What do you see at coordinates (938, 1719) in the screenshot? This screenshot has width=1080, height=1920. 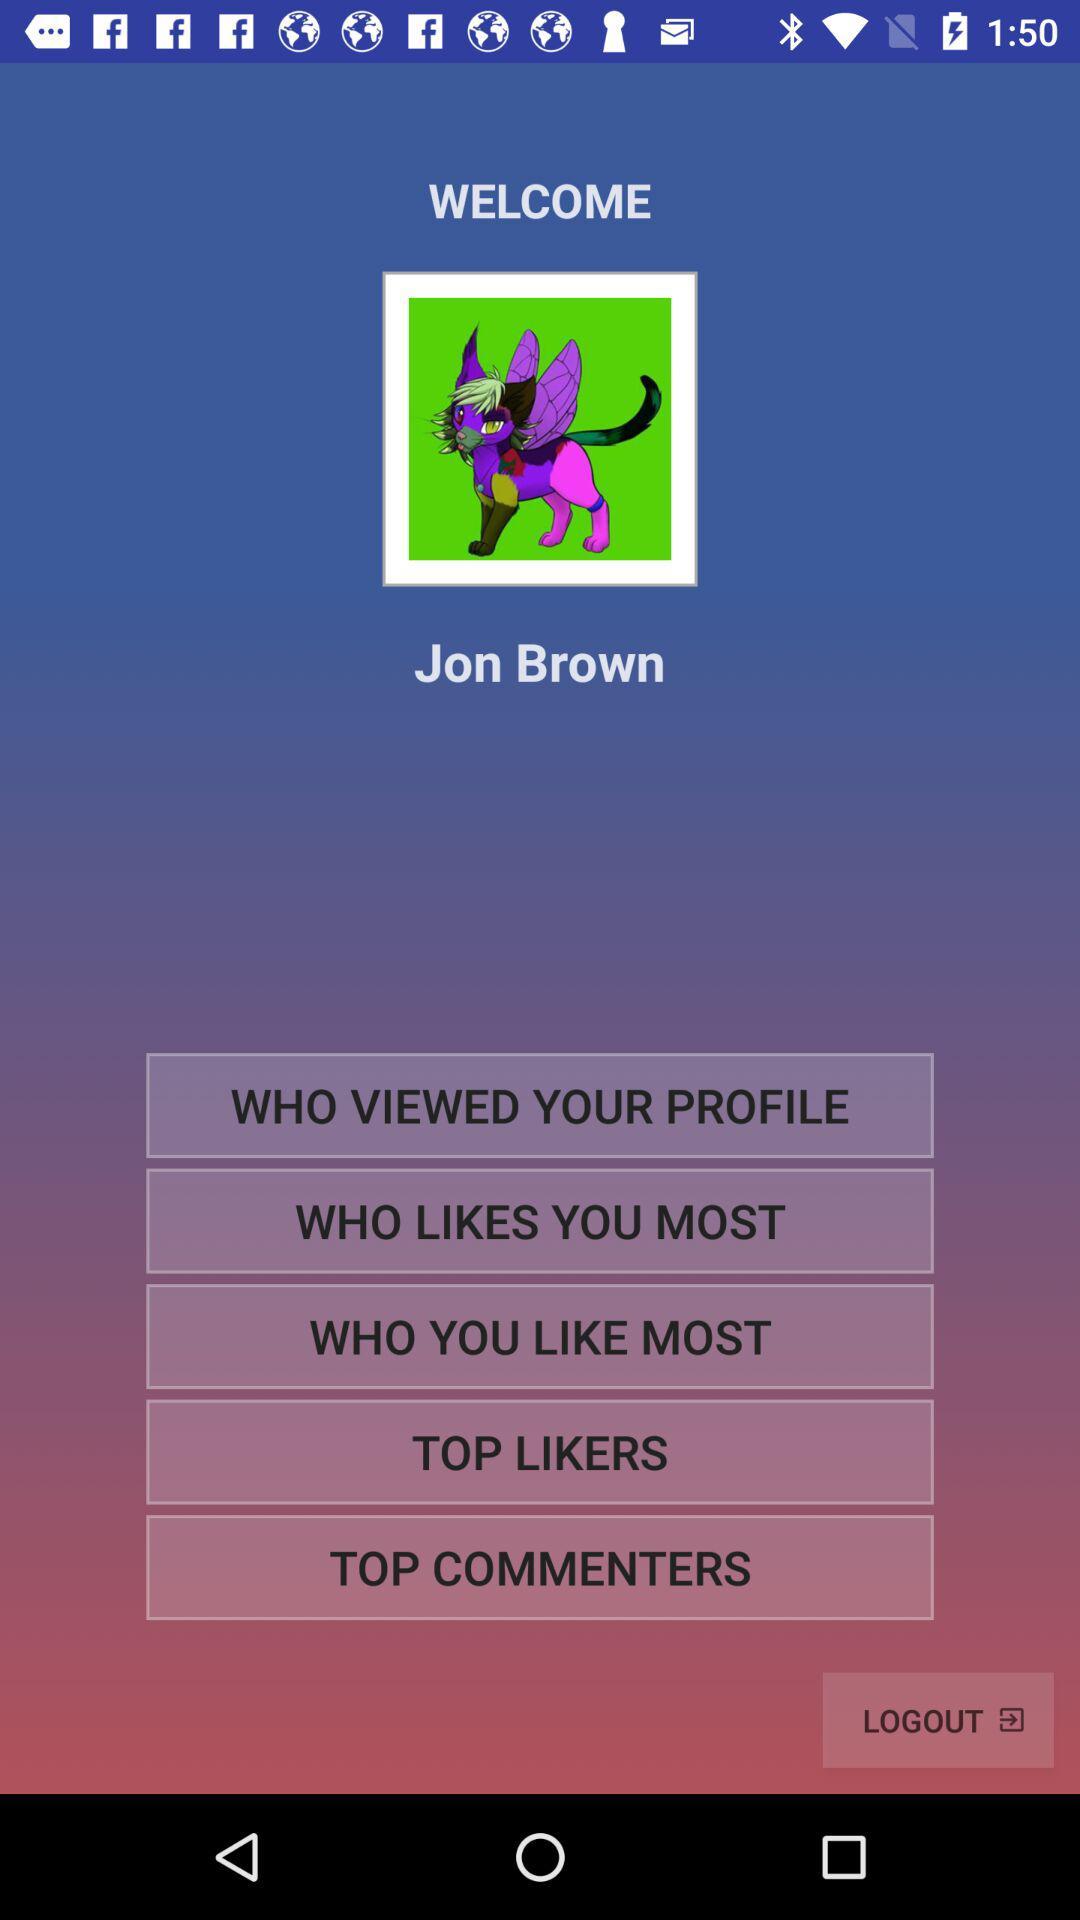 I see `logout item` at bounding box center [938, 1719].